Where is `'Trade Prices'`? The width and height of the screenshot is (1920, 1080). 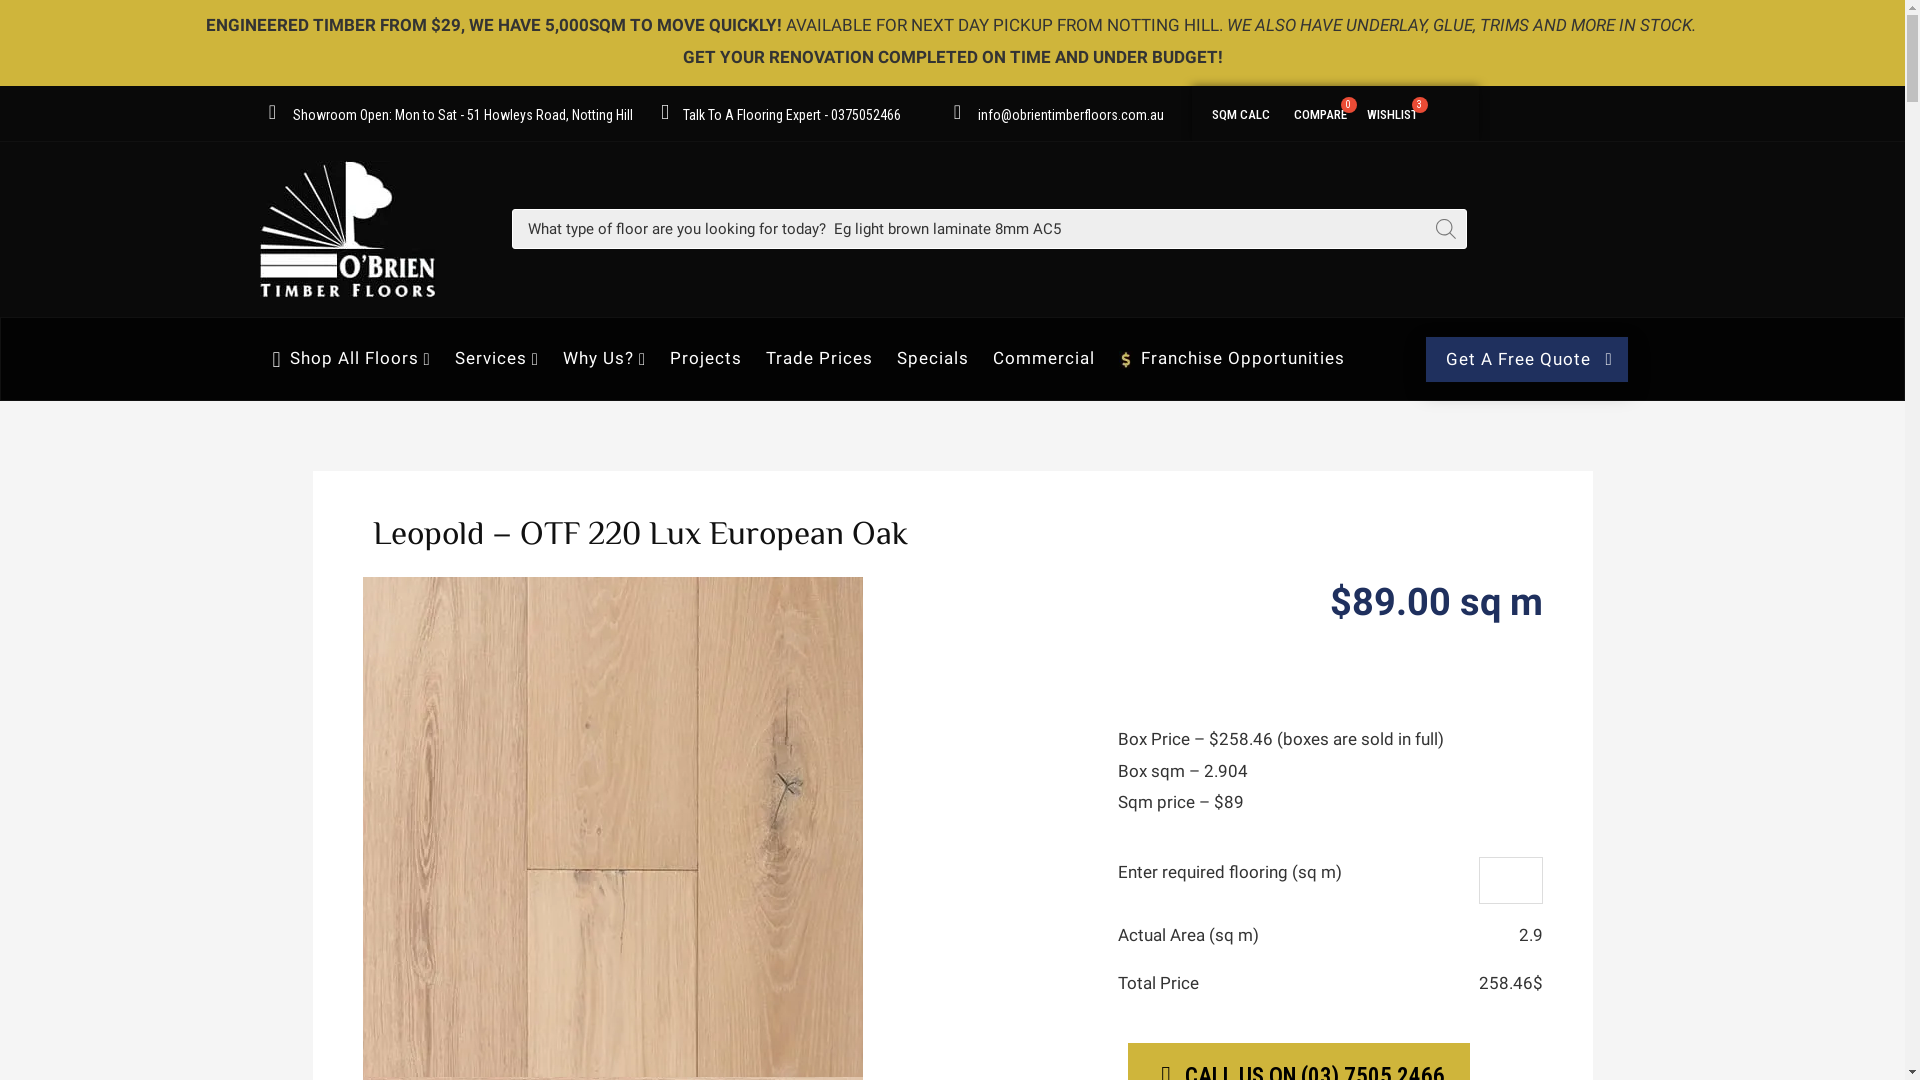
'Trade Prices' is located at coordinates (819, 357).